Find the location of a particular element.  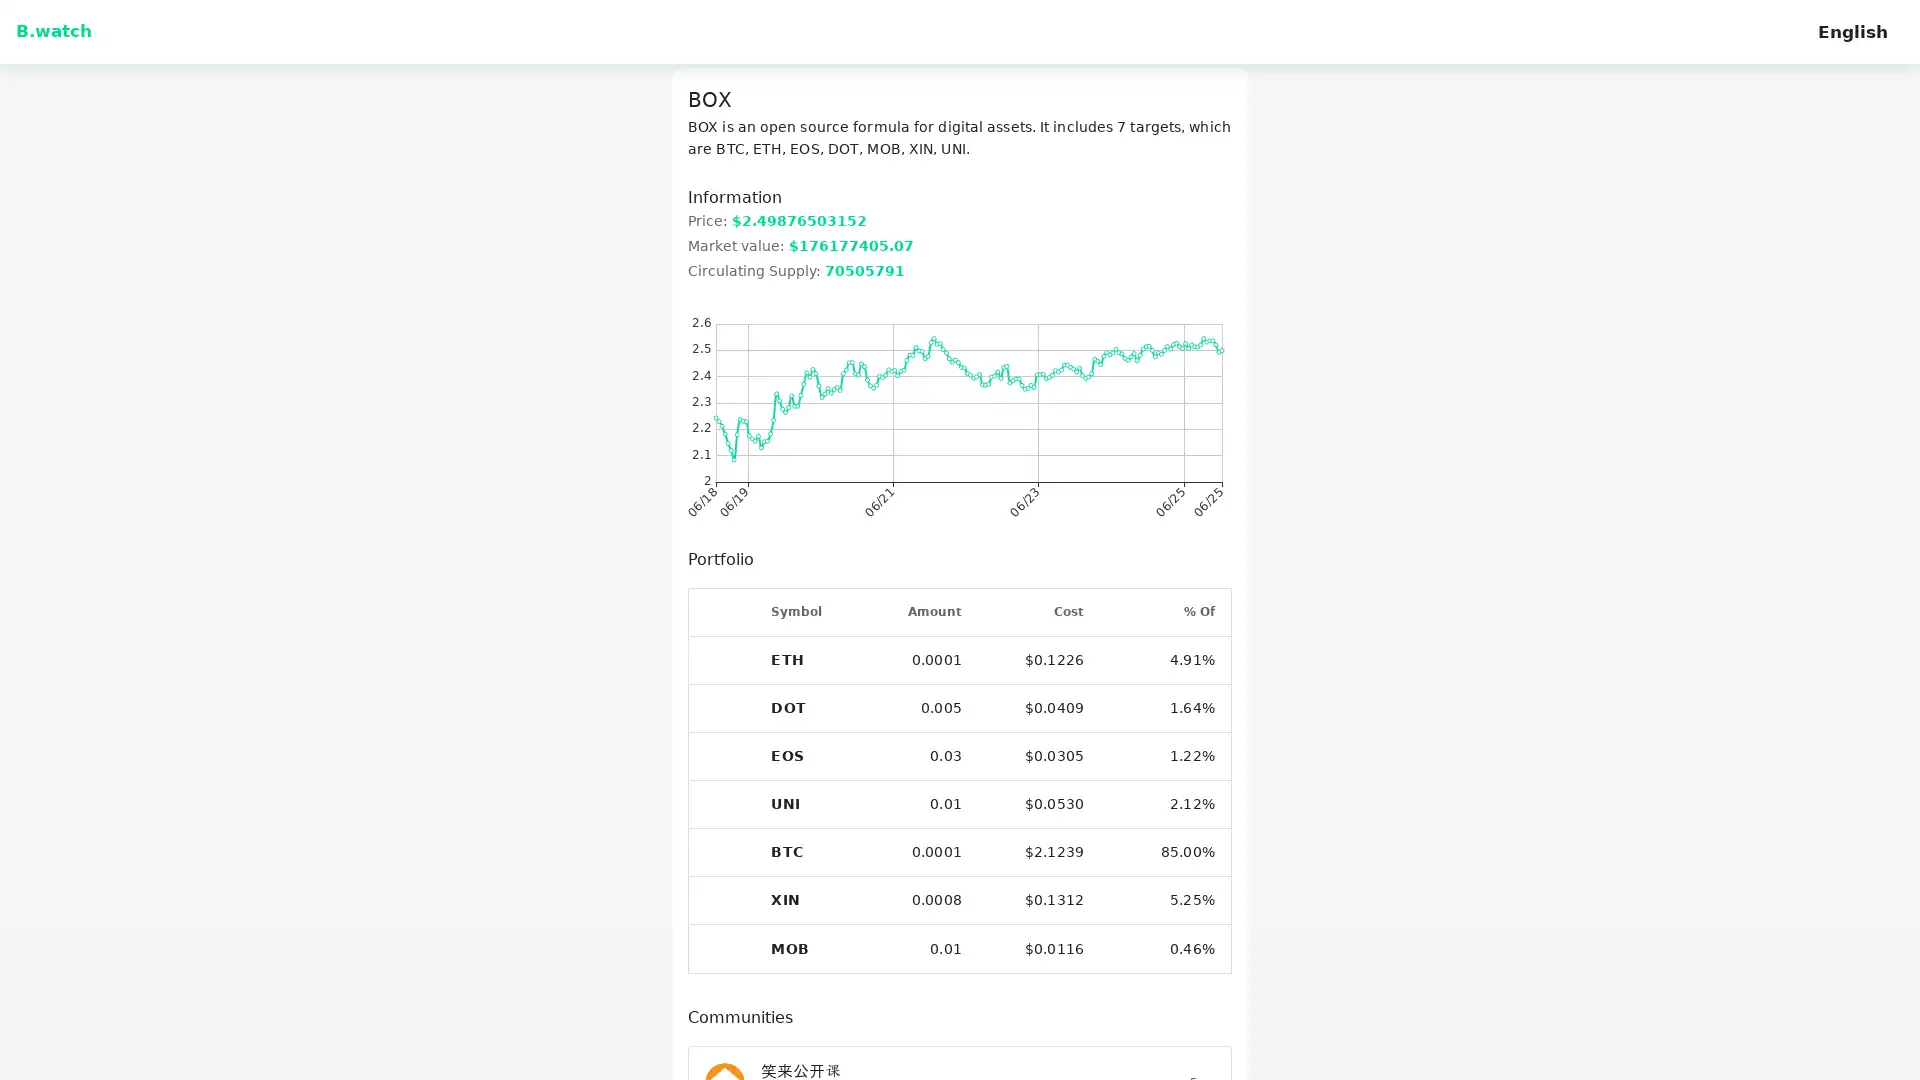

English is located at coordinates (1851, 31).